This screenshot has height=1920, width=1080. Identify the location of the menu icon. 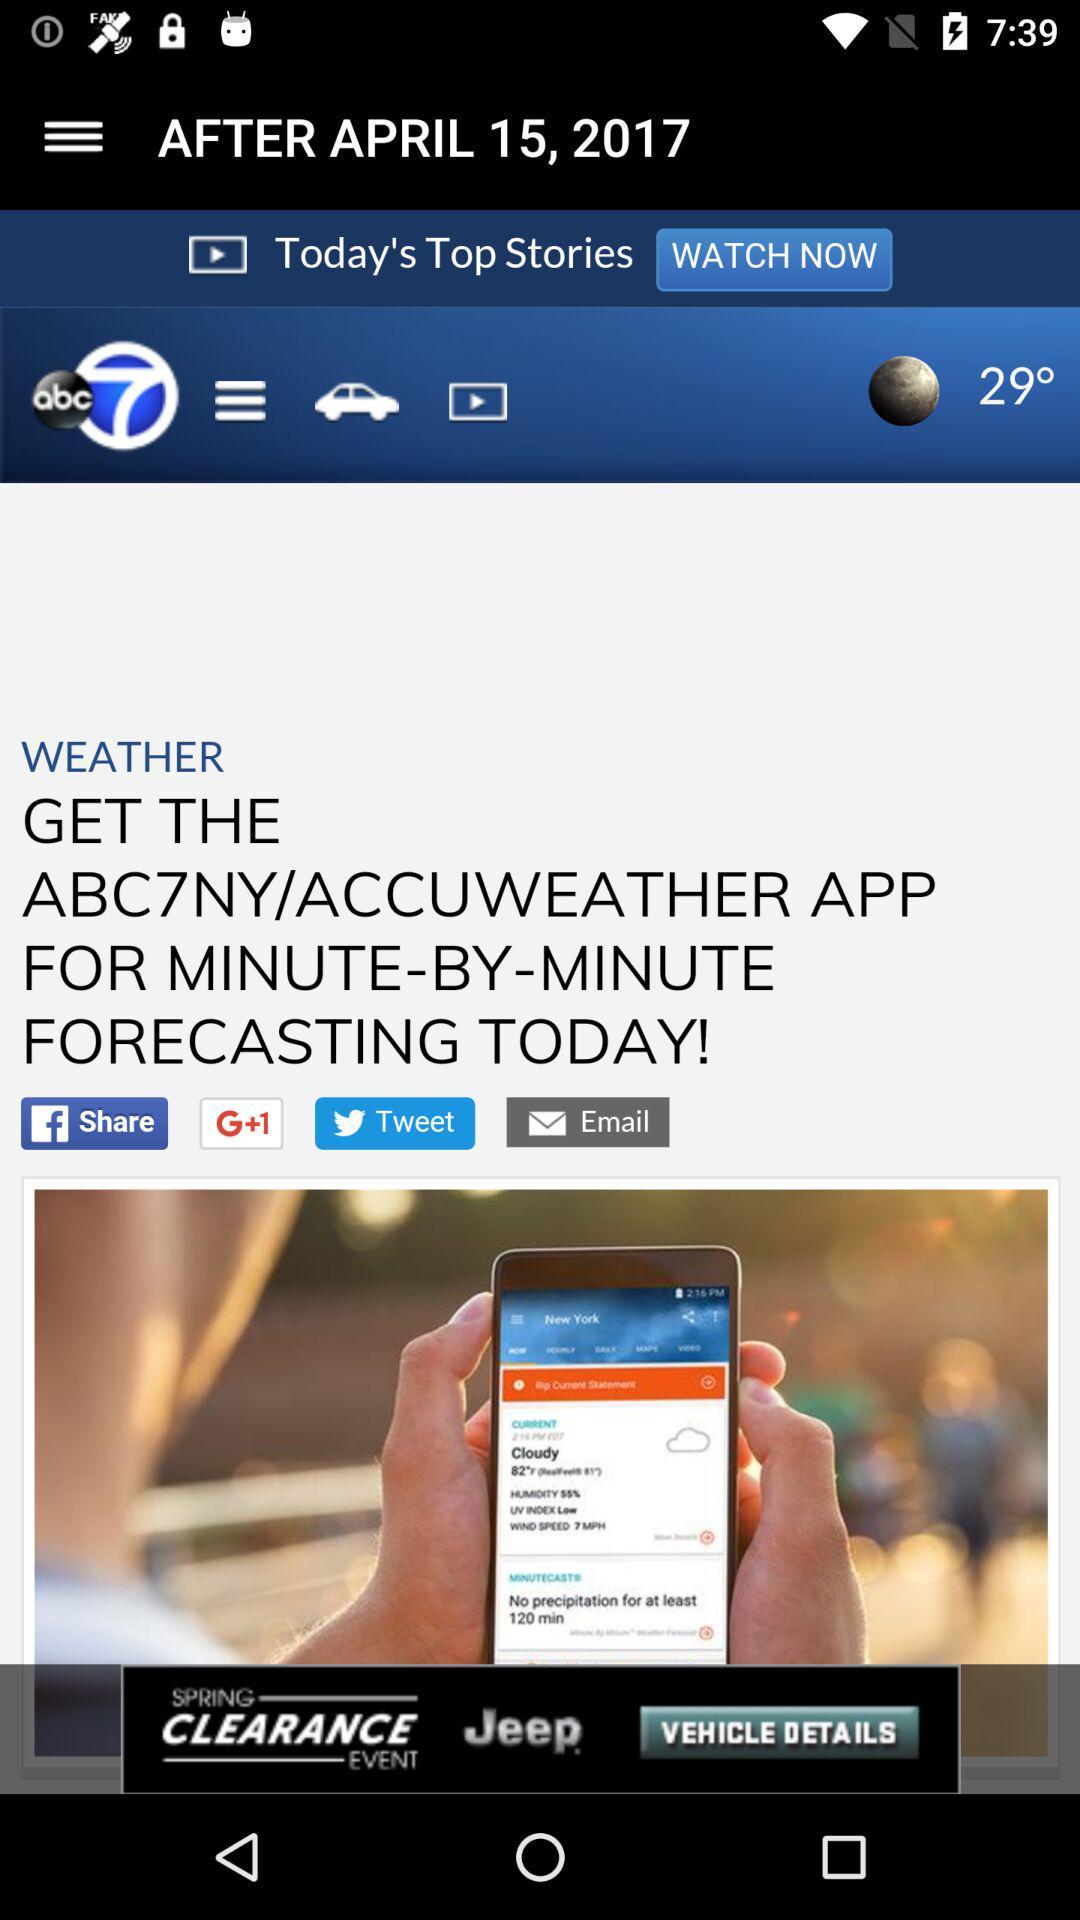
(72, 135).